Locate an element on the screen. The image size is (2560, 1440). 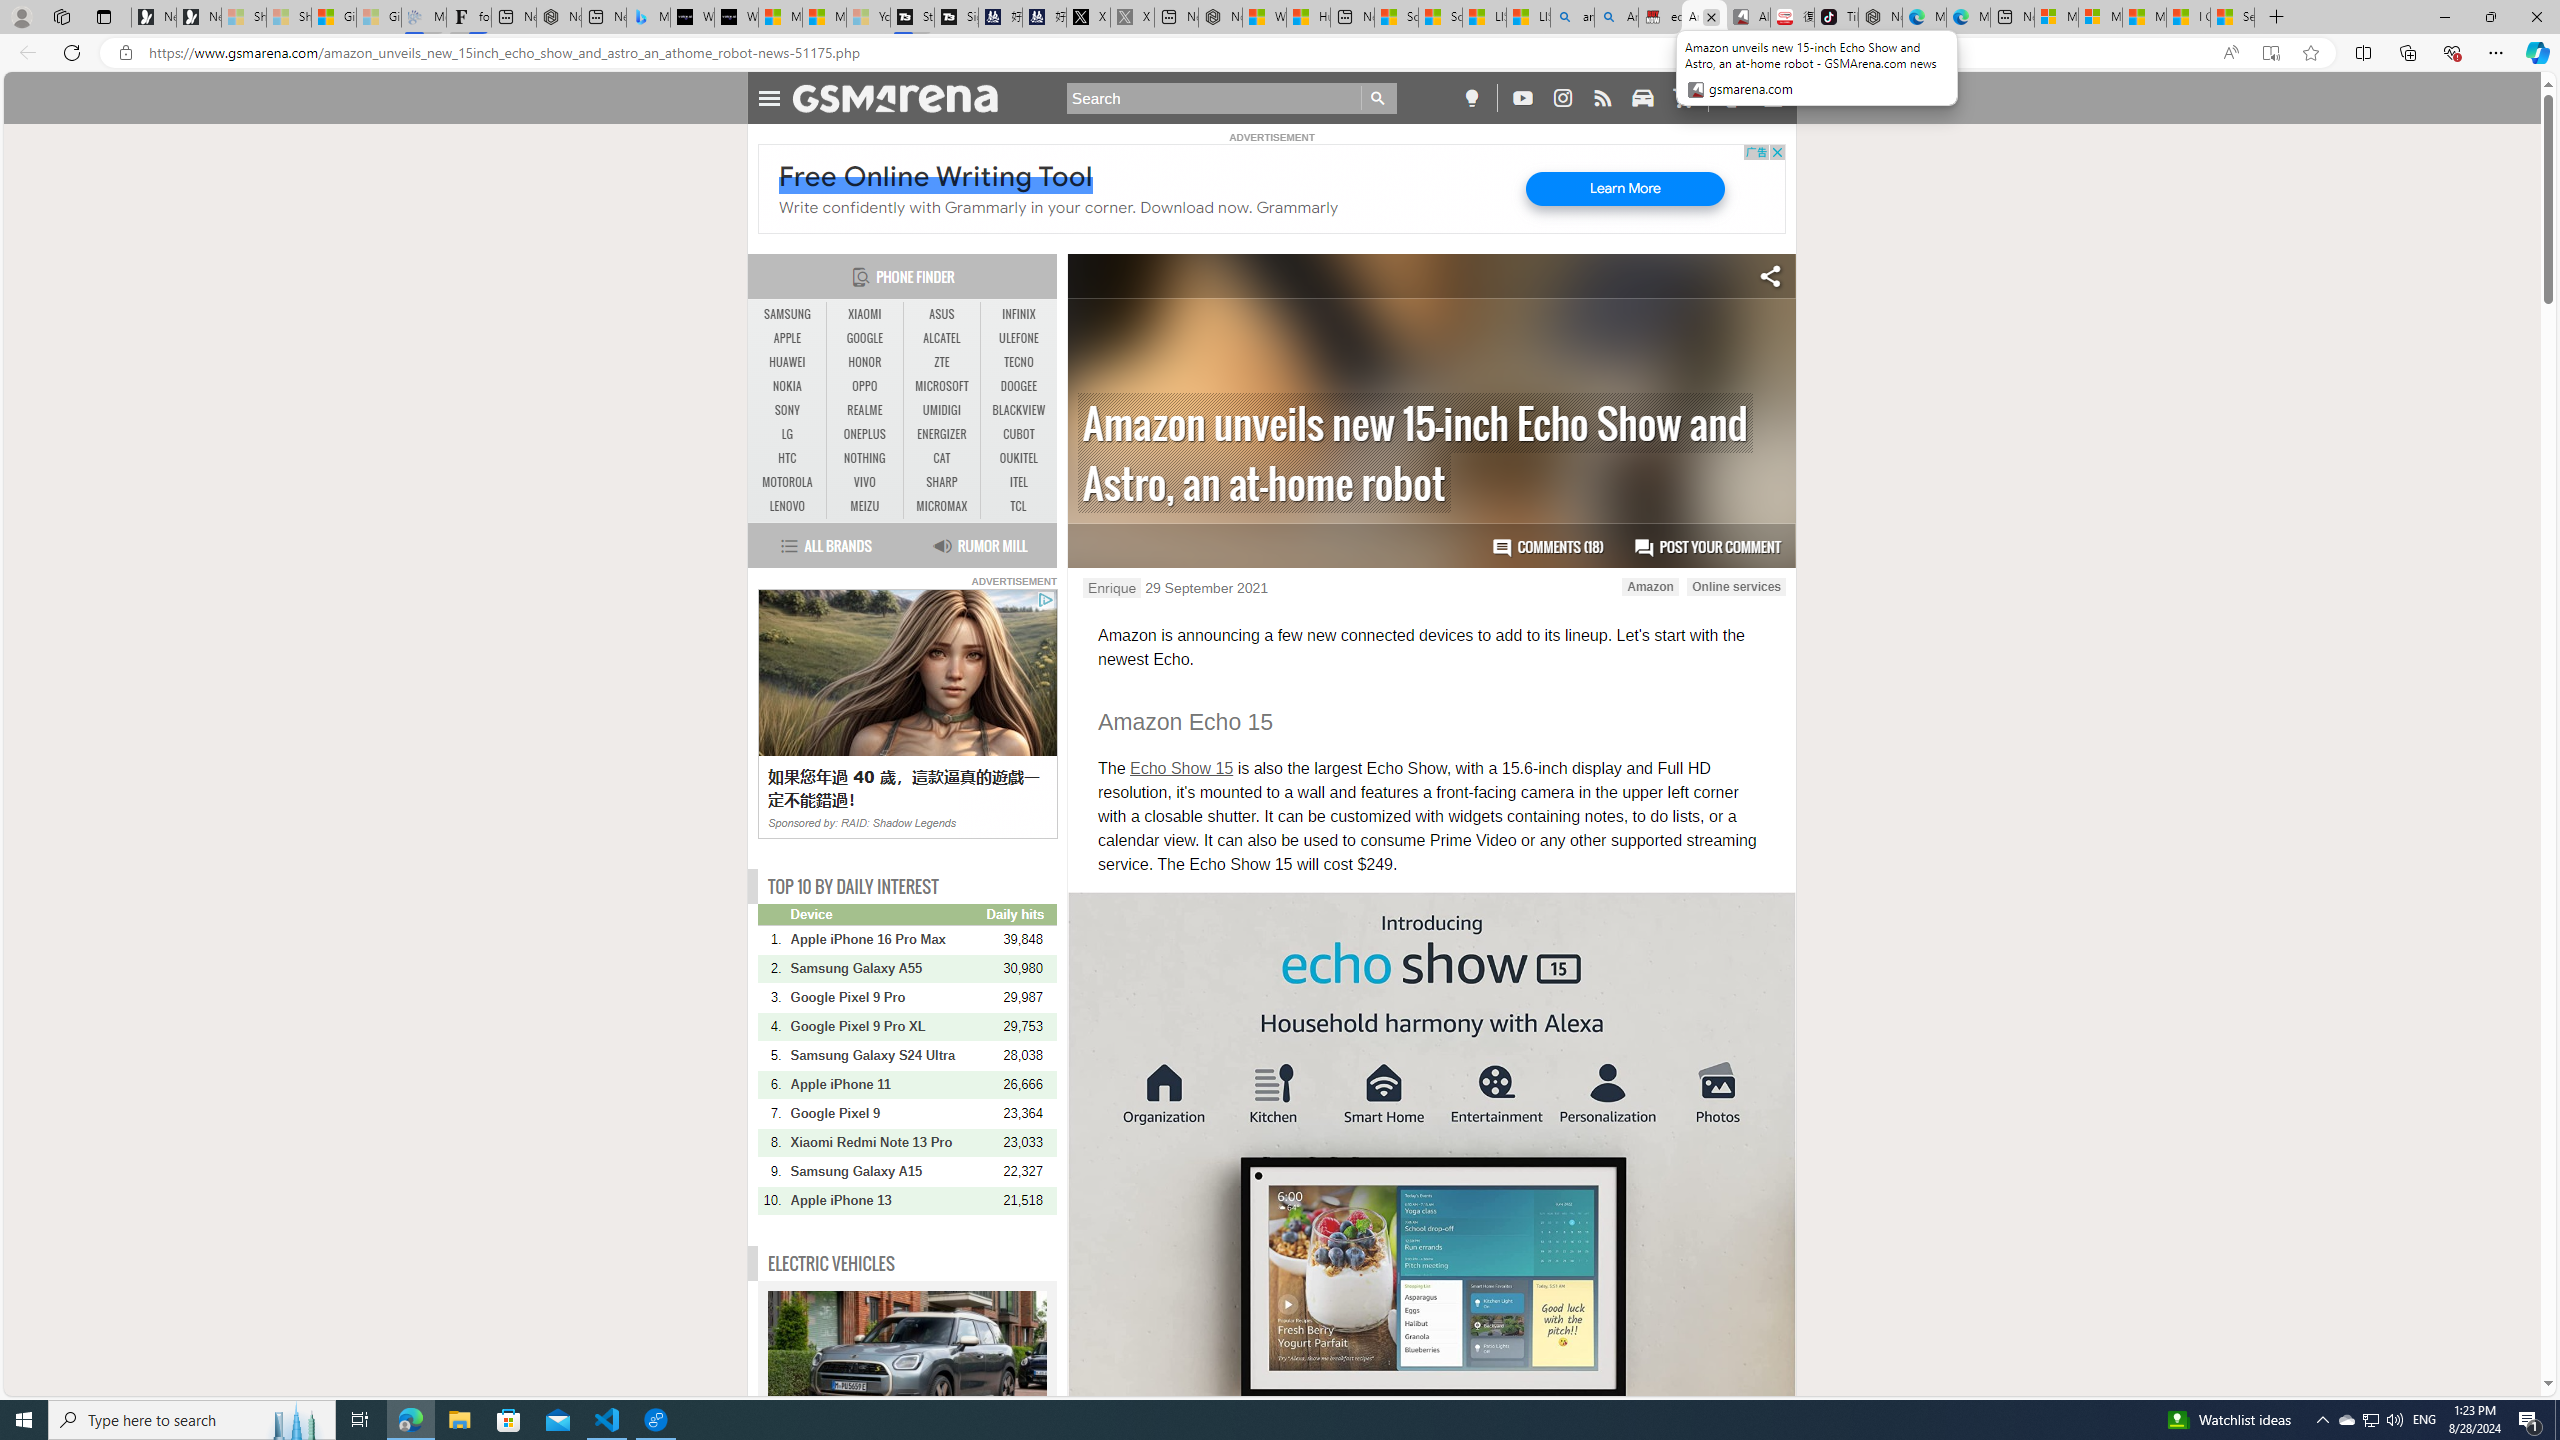
'Amazon' is located at coordinates (1650, 585).